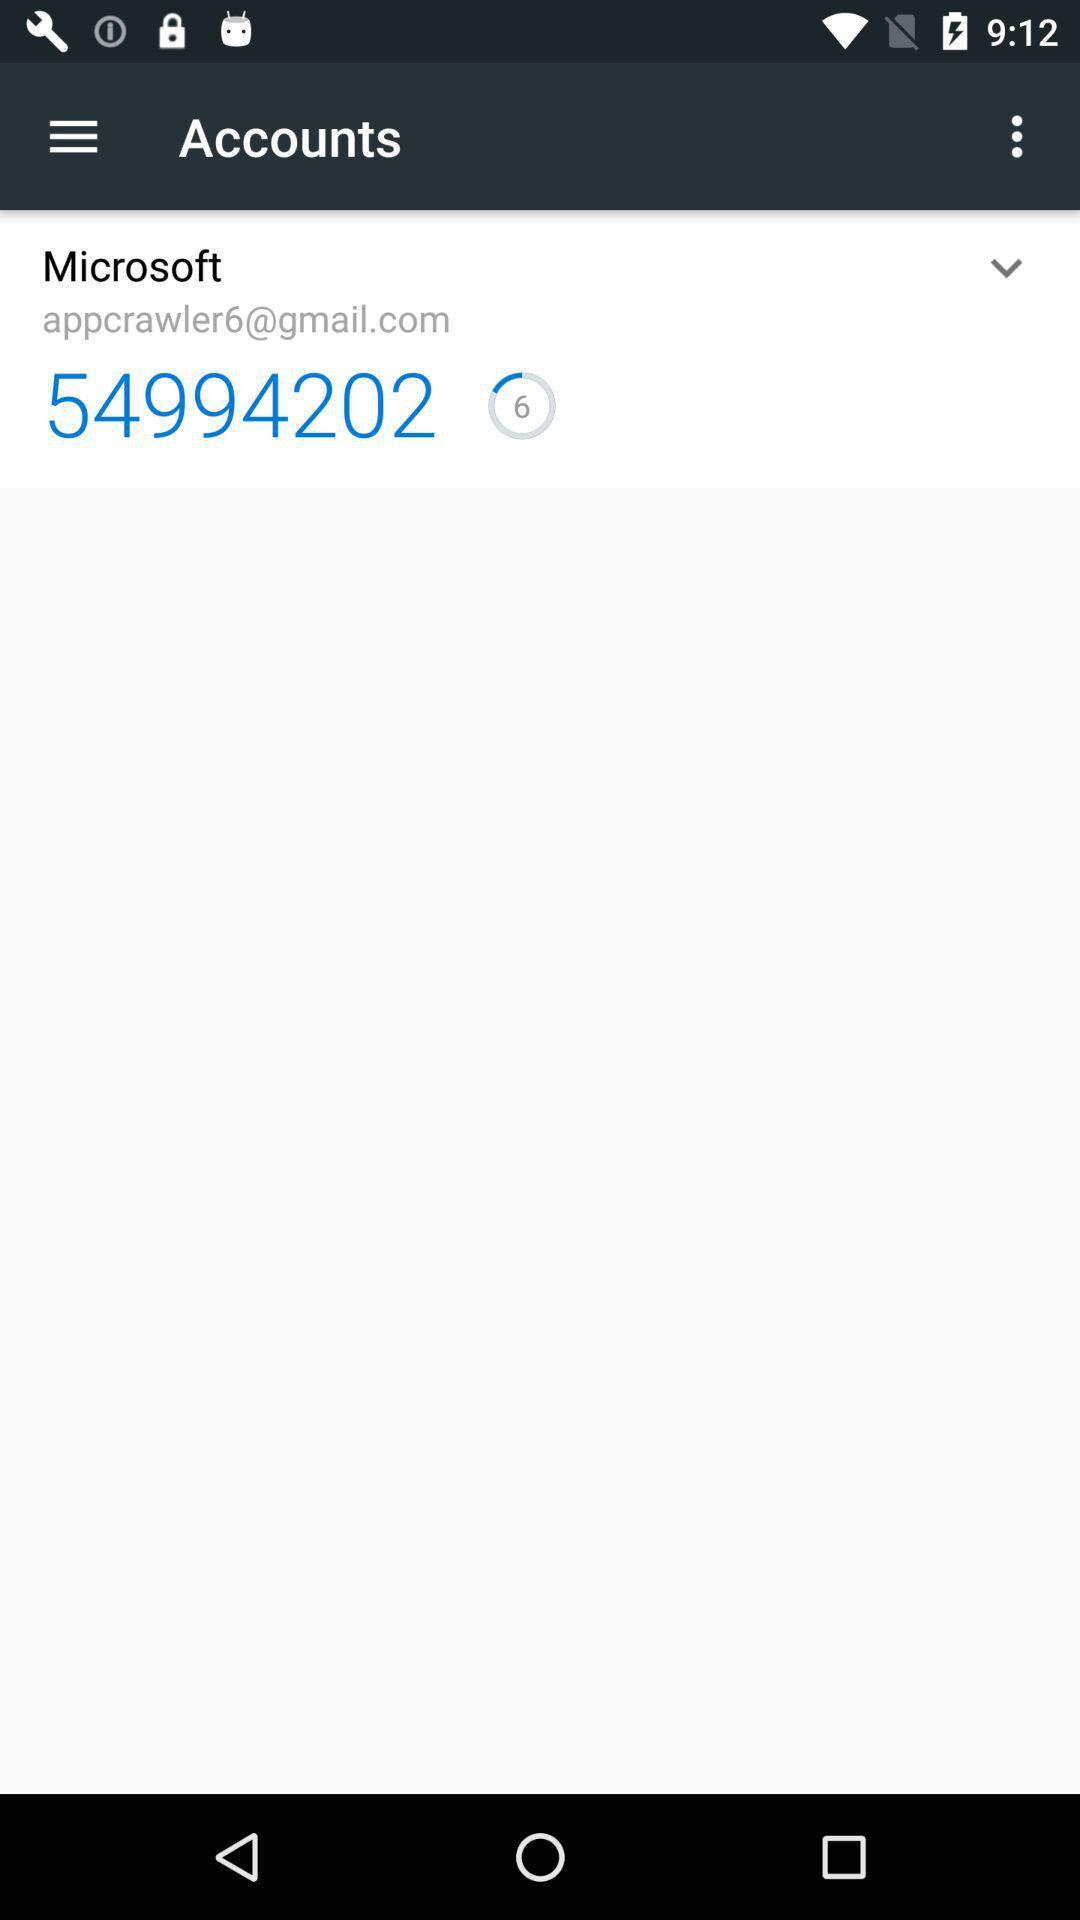 The width and height of the screenshot is (1080, 1920). I want to click on microsoft app, so click(131, 263).